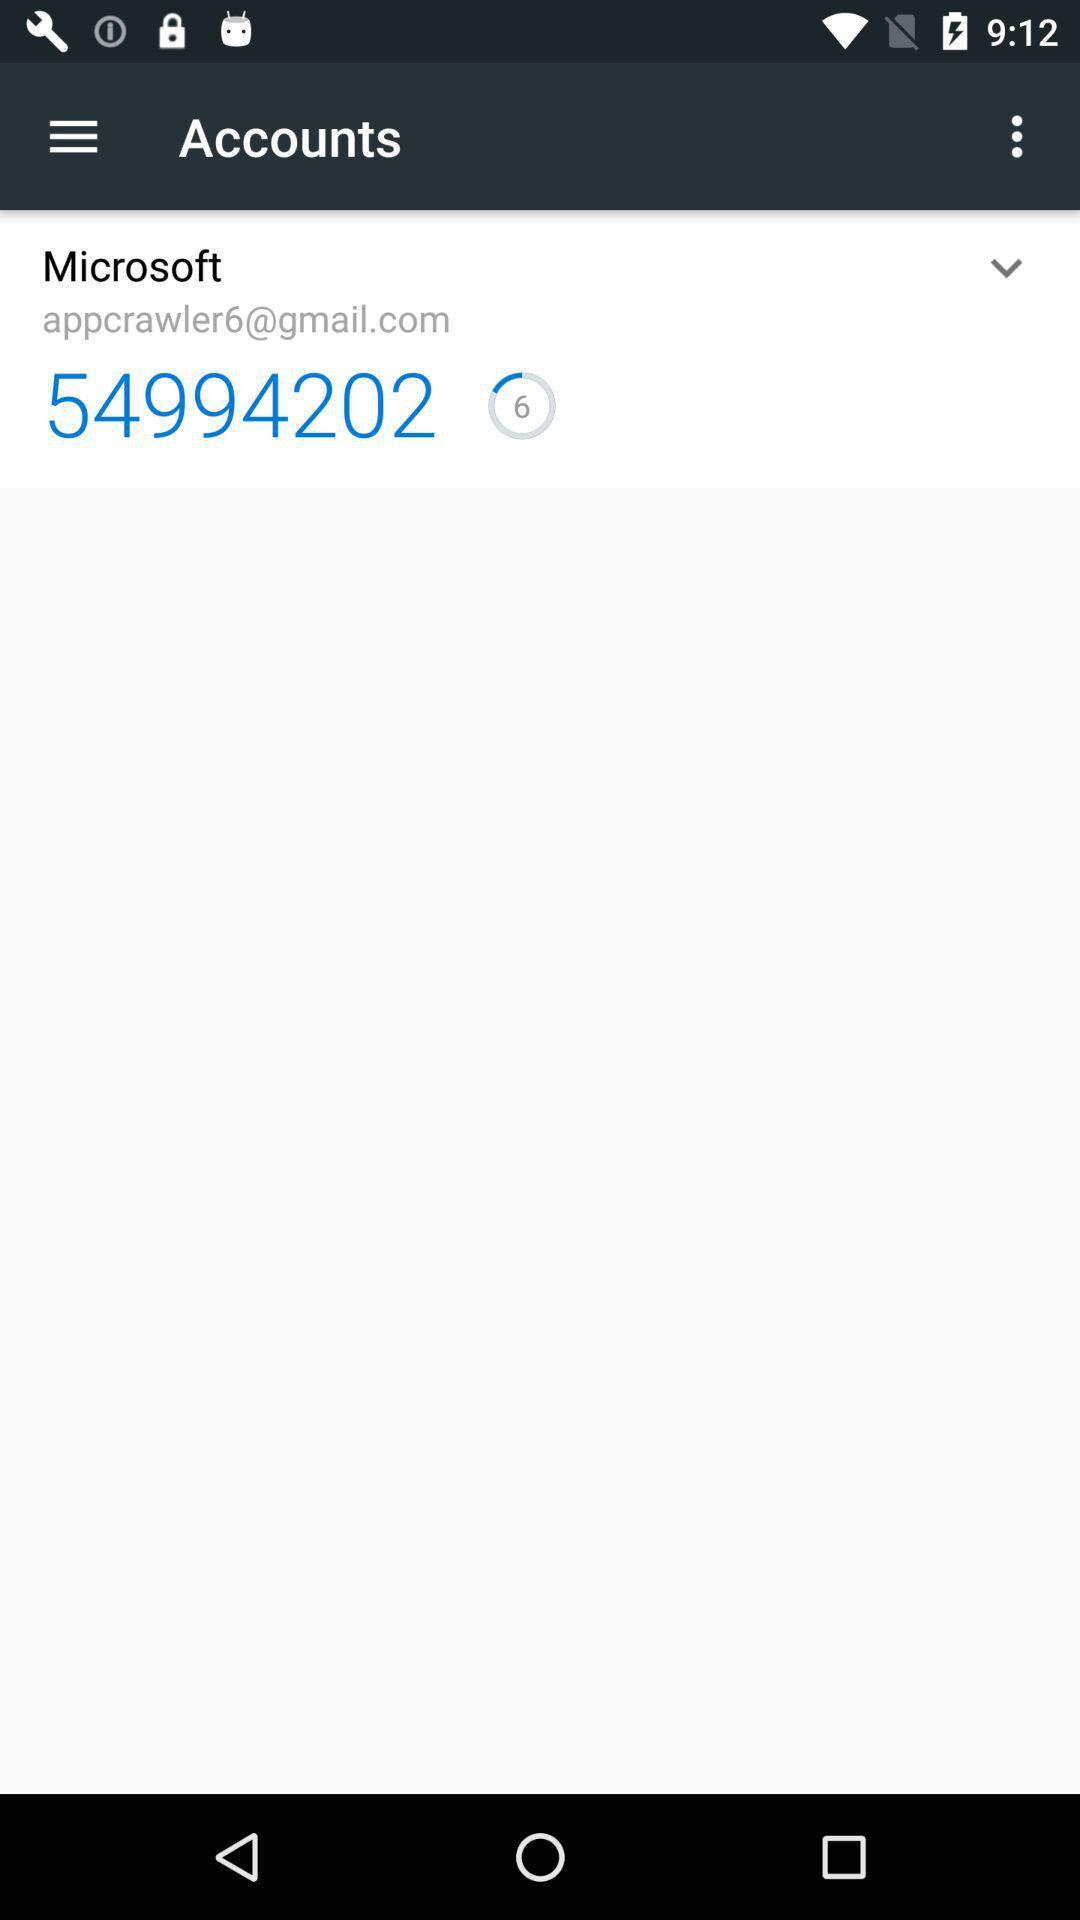 The width and height of the screenshot is (1080, 1920). I want to click on microsoft app, so click(131, 263).